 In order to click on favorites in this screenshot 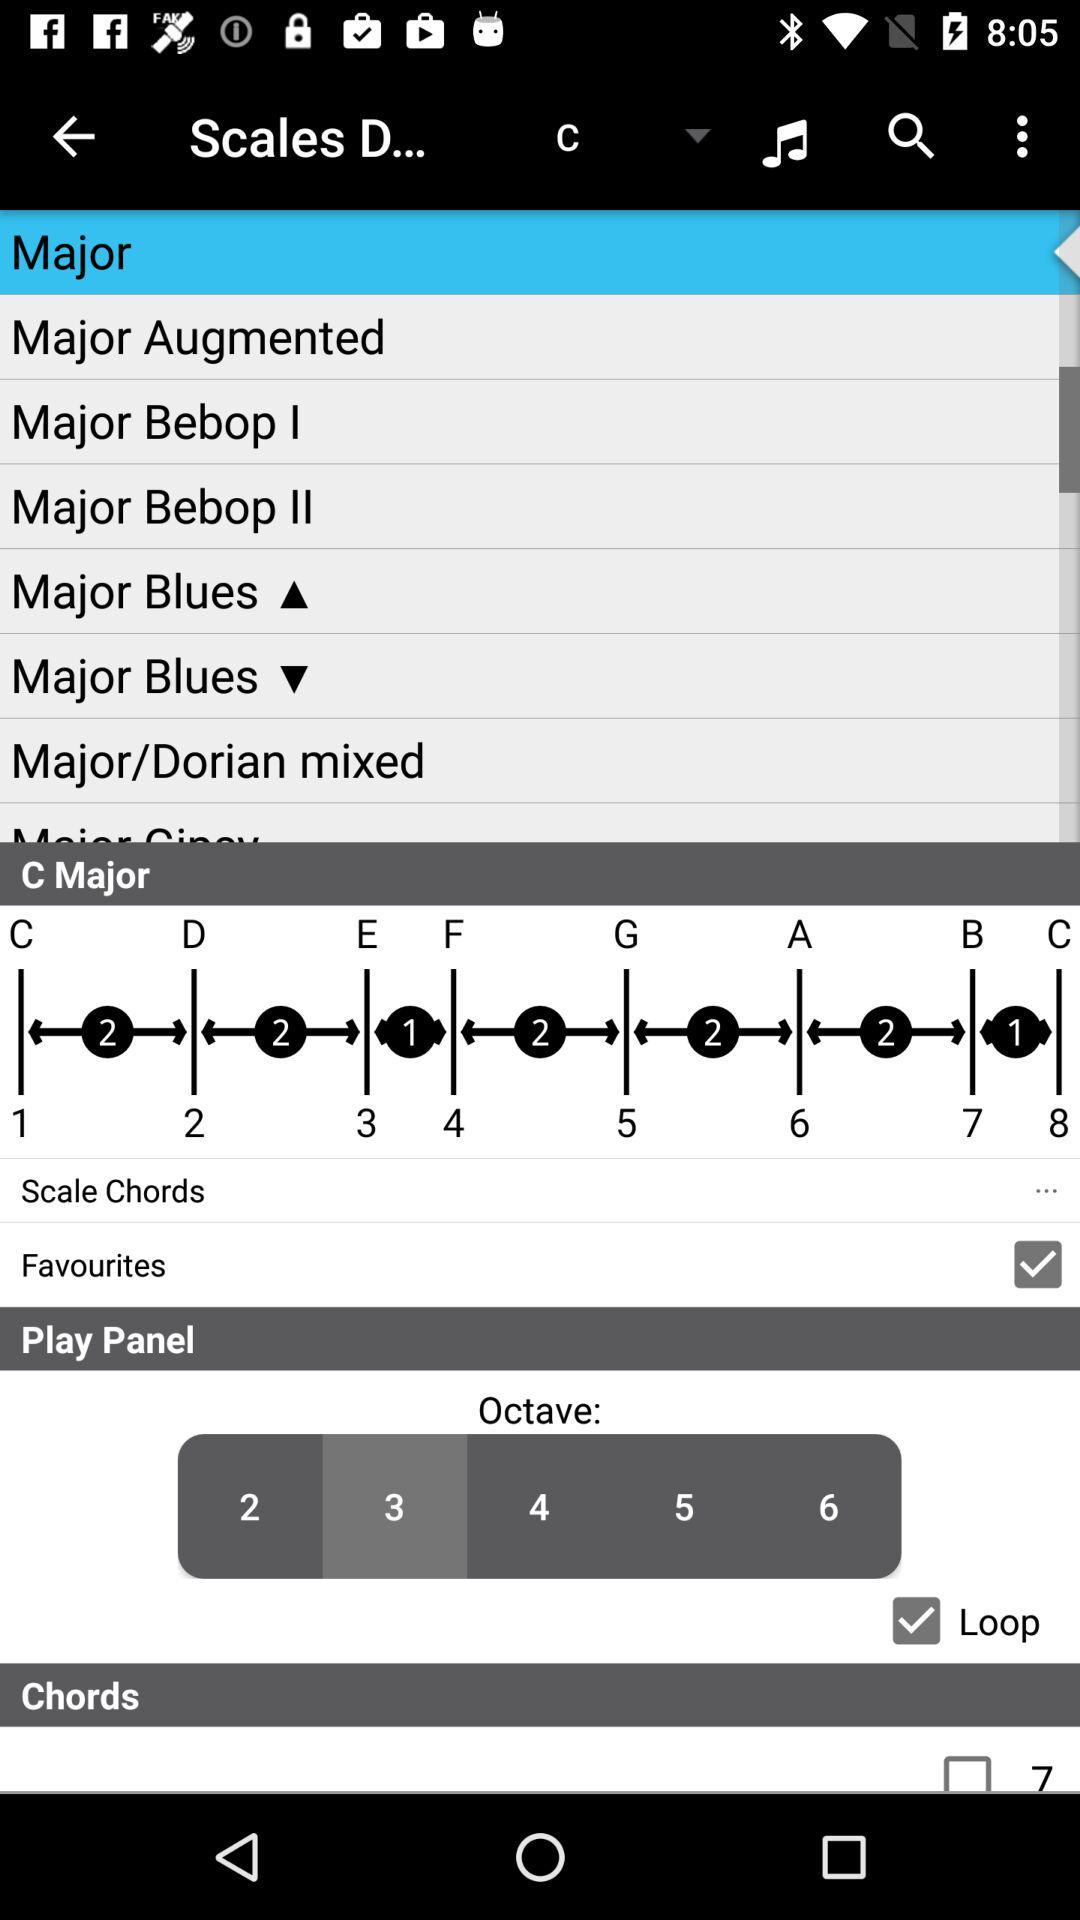, I will do `click(1036, 1263)`.